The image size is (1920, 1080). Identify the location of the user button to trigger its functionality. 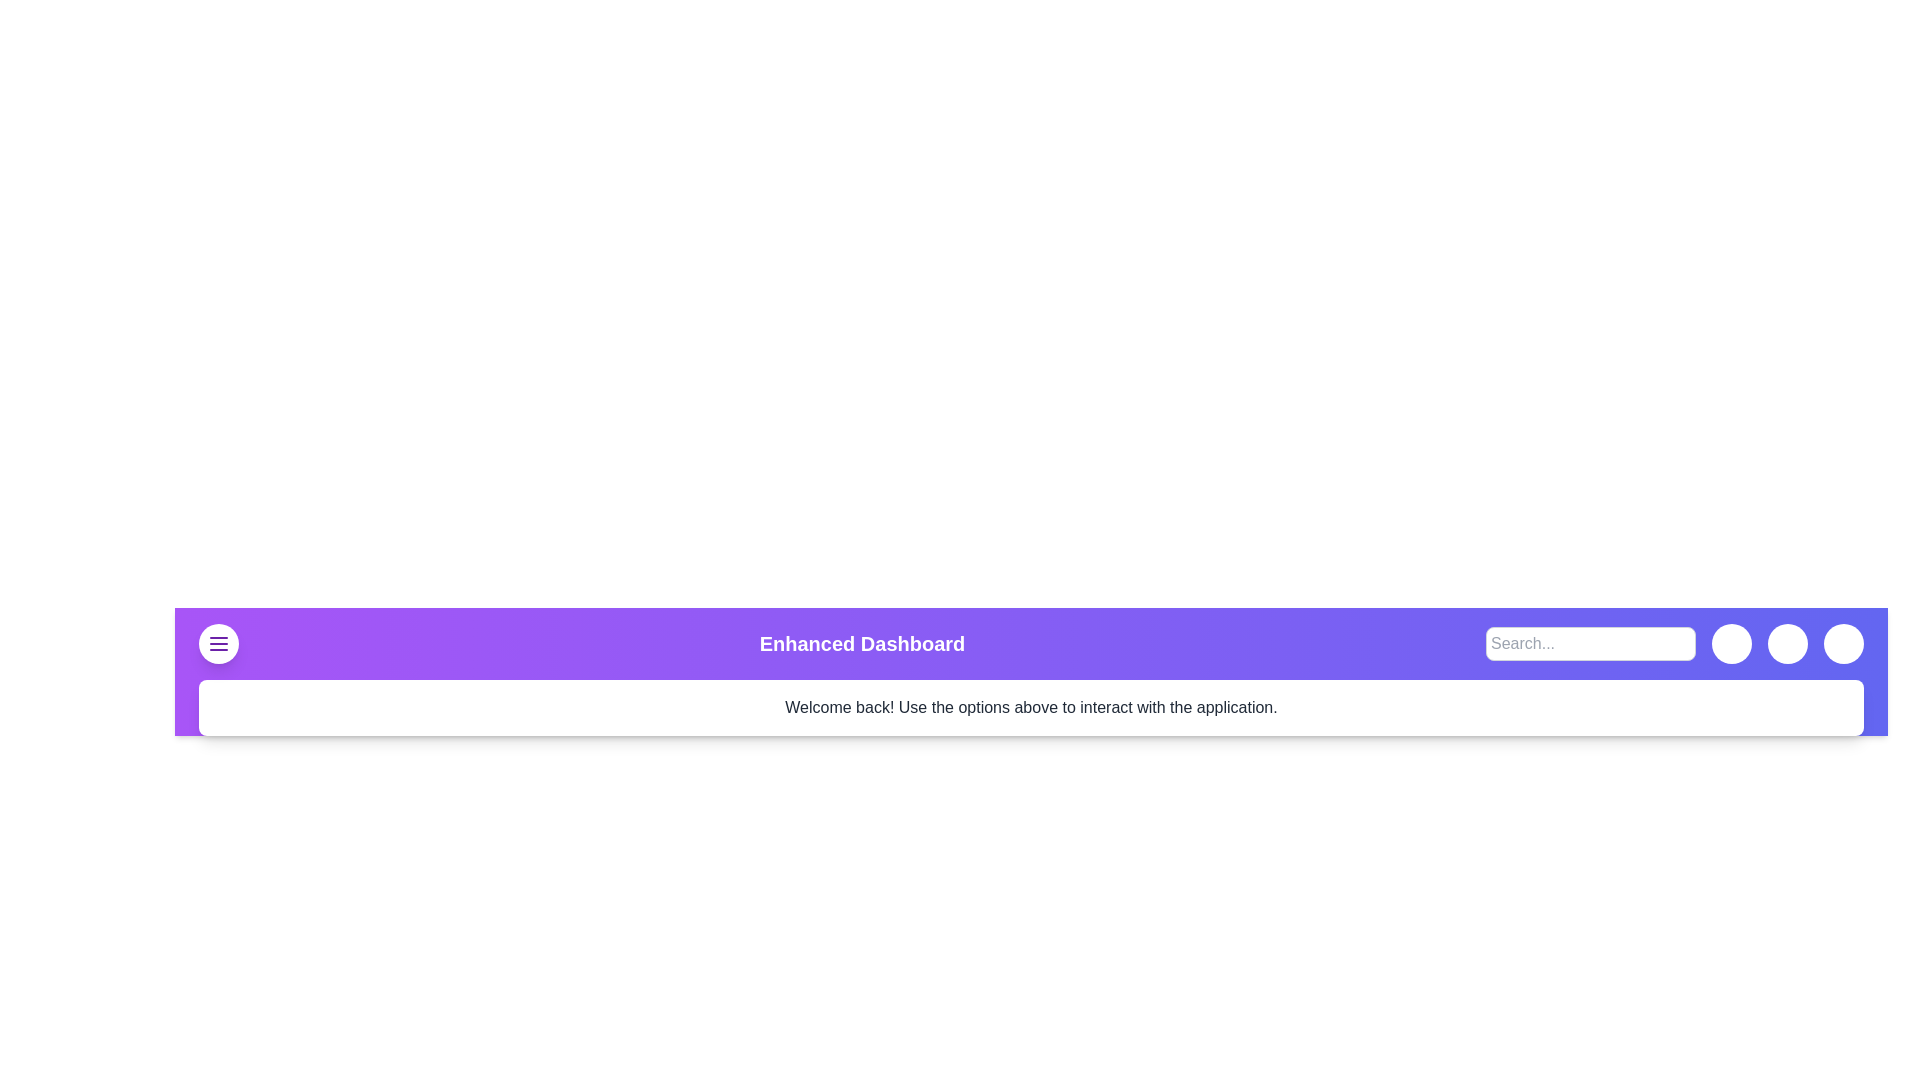
(1842, 644).